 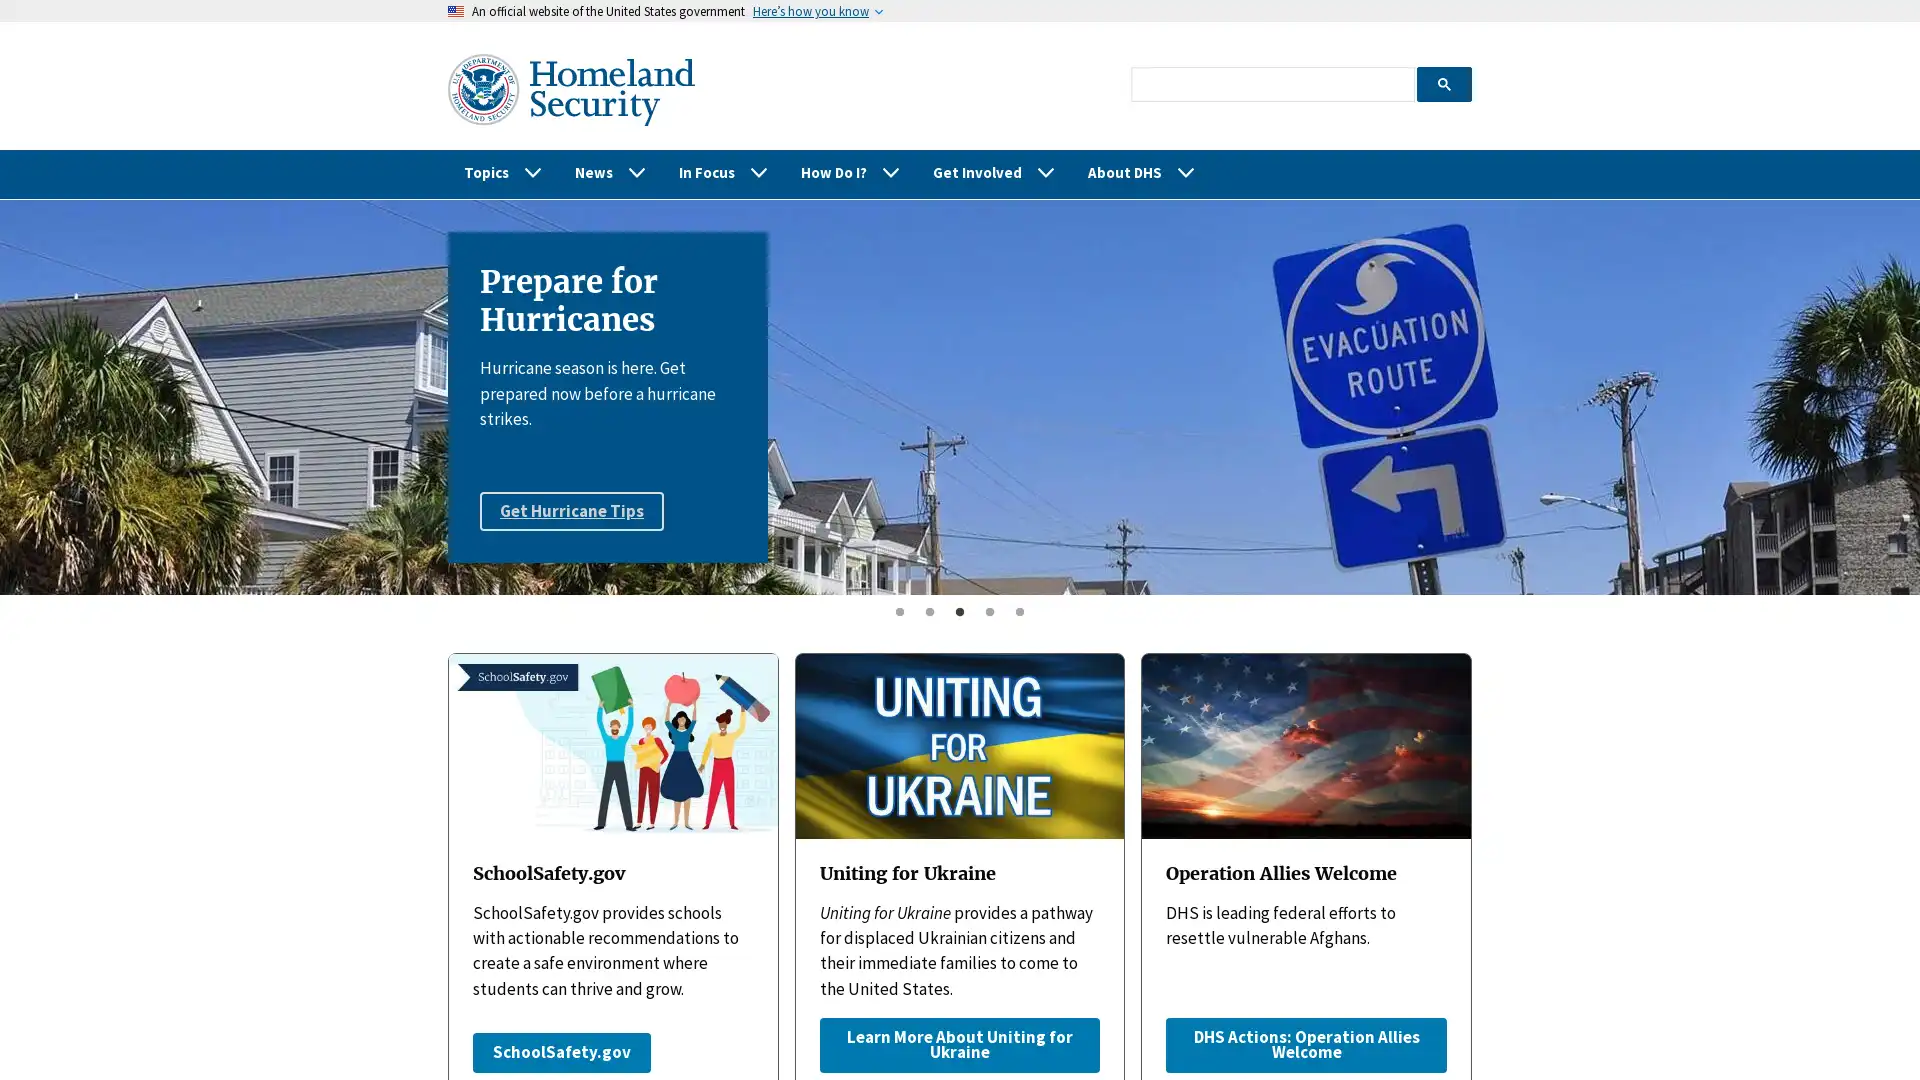 I want to click on search, so click(x=1443, y=82).